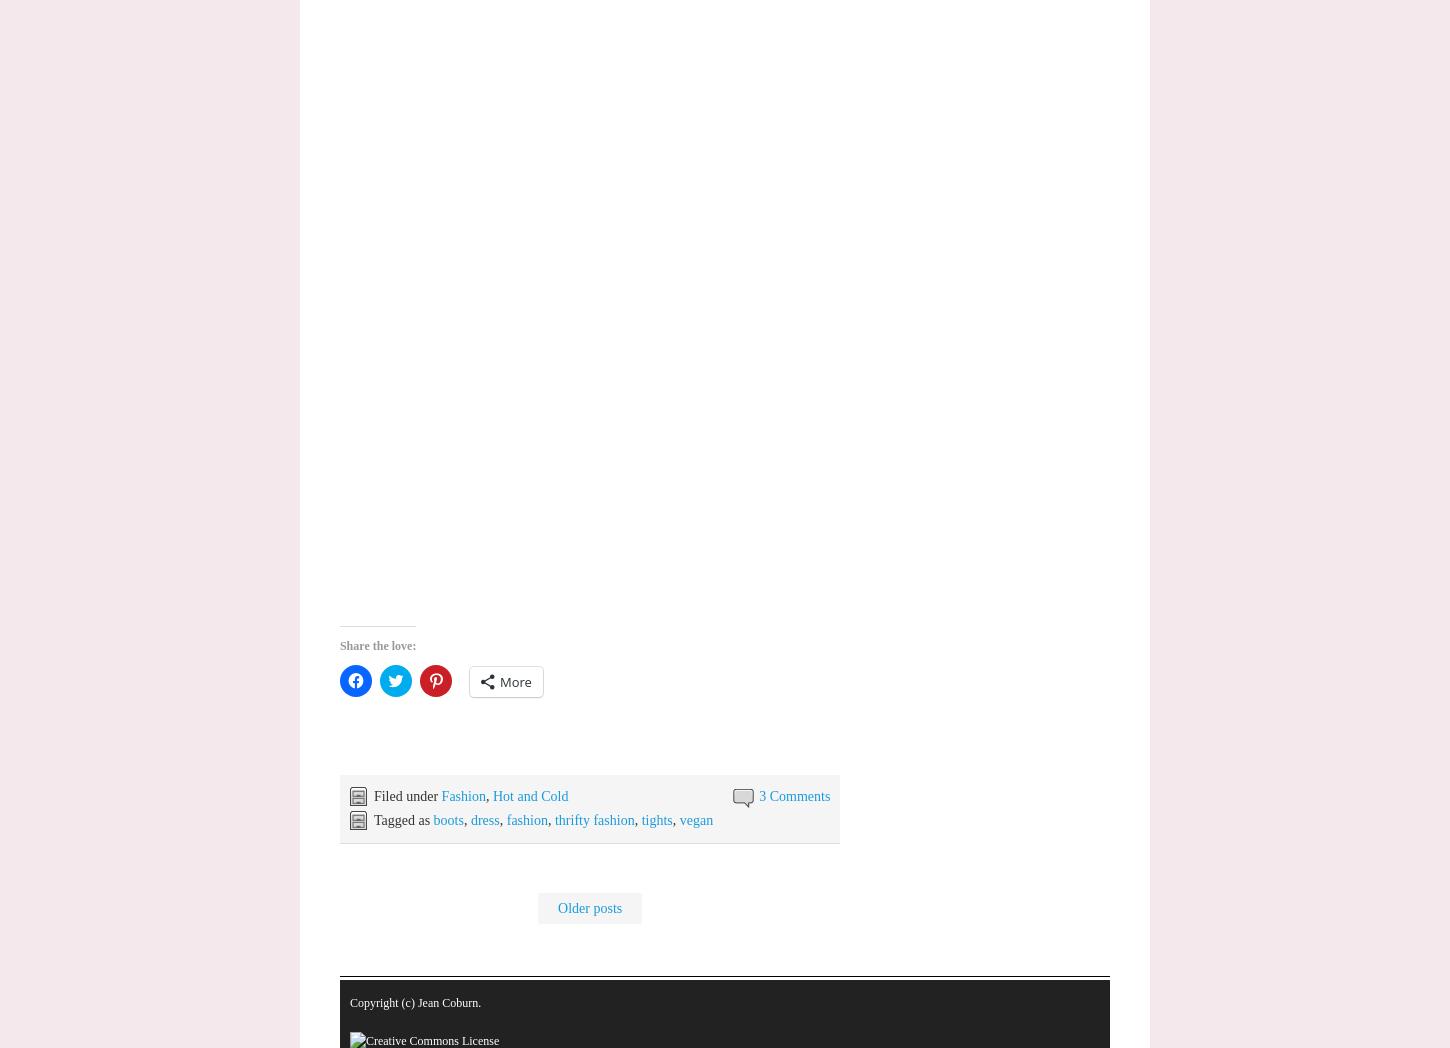  What do you see at coordinates (484, 819) in the screenshot?
I see `'dress'` at bounding box center [484, 819].